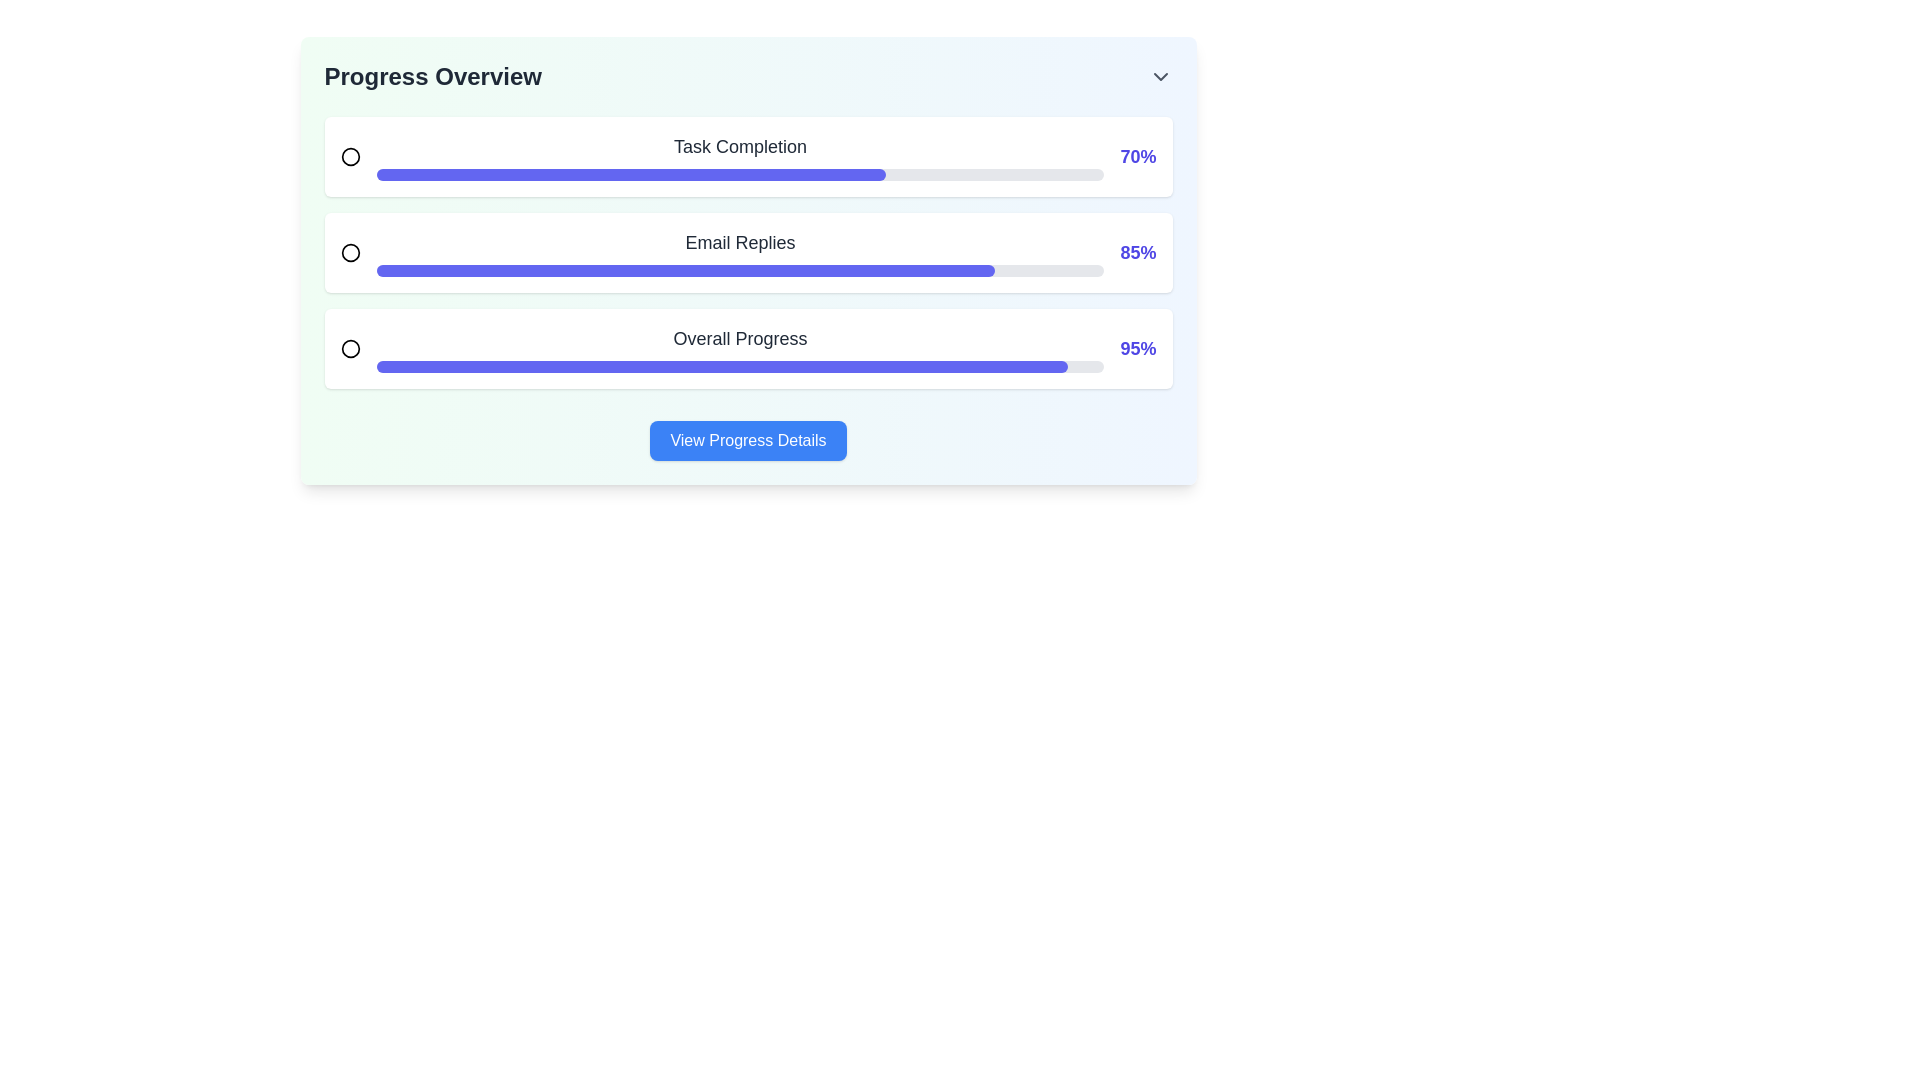 The height and width of the screenshot is (1080, 1920). Describe the element at coordinates (350, 252) in the screenshot. I see `the decorative icon located at the far-left side of the 'Email Replies' section, which is aligned with the label text and progress bar` at that location.